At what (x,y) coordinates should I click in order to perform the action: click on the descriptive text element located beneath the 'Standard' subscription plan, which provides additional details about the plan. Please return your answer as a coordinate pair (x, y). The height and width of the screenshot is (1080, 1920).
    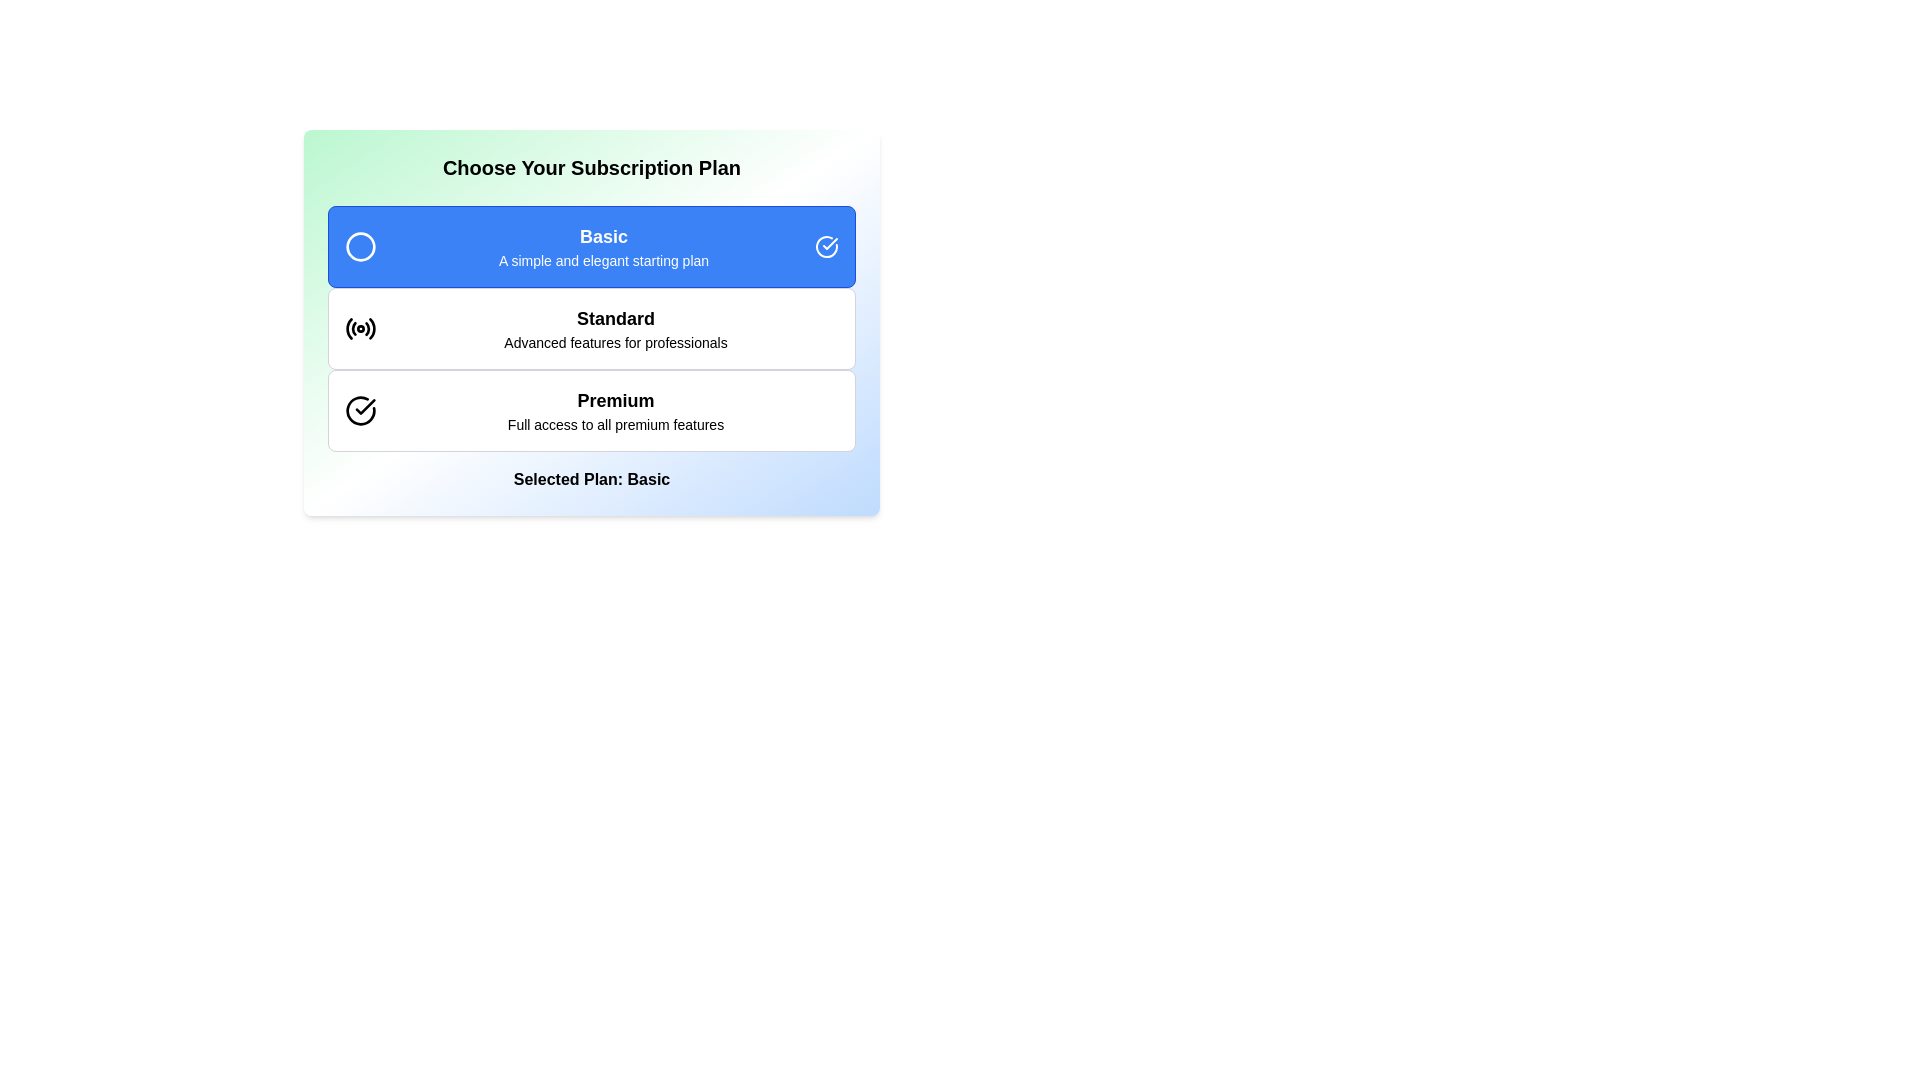
    Looking at the image, I should click on (614, 342).